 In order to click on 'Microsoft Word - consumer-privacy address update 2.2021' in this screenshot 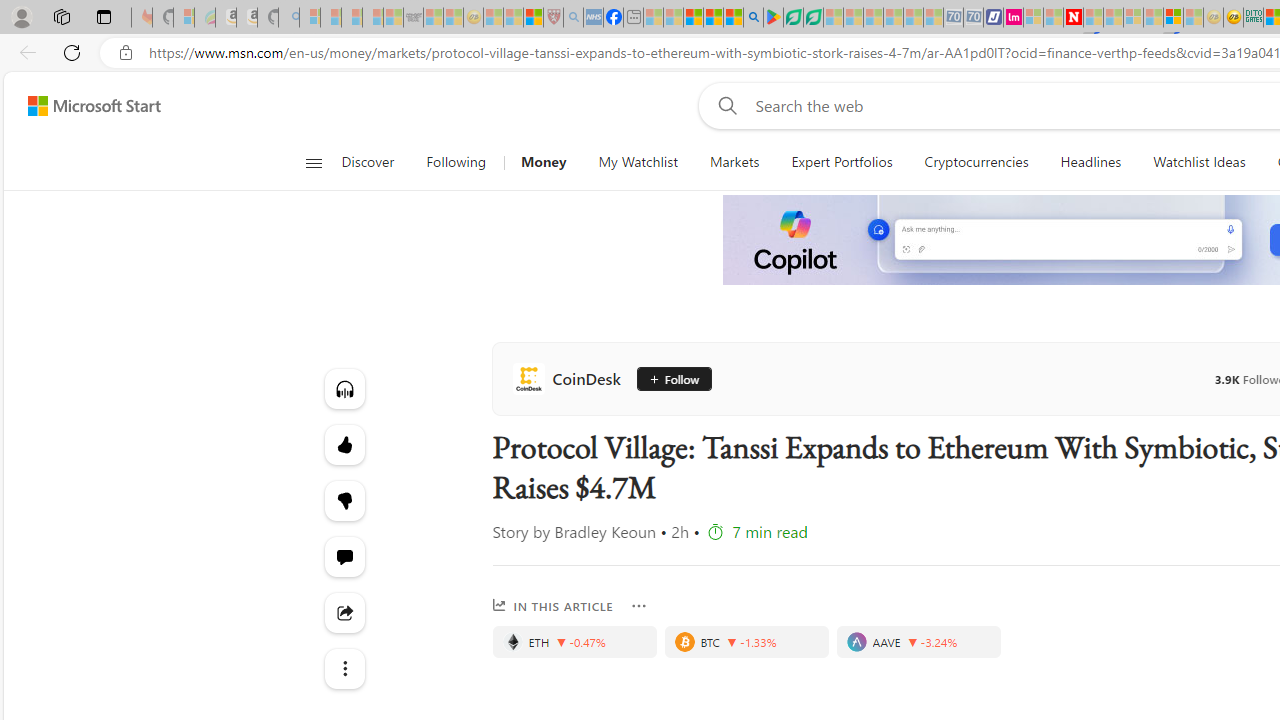, I will do `click(813, 17)`.